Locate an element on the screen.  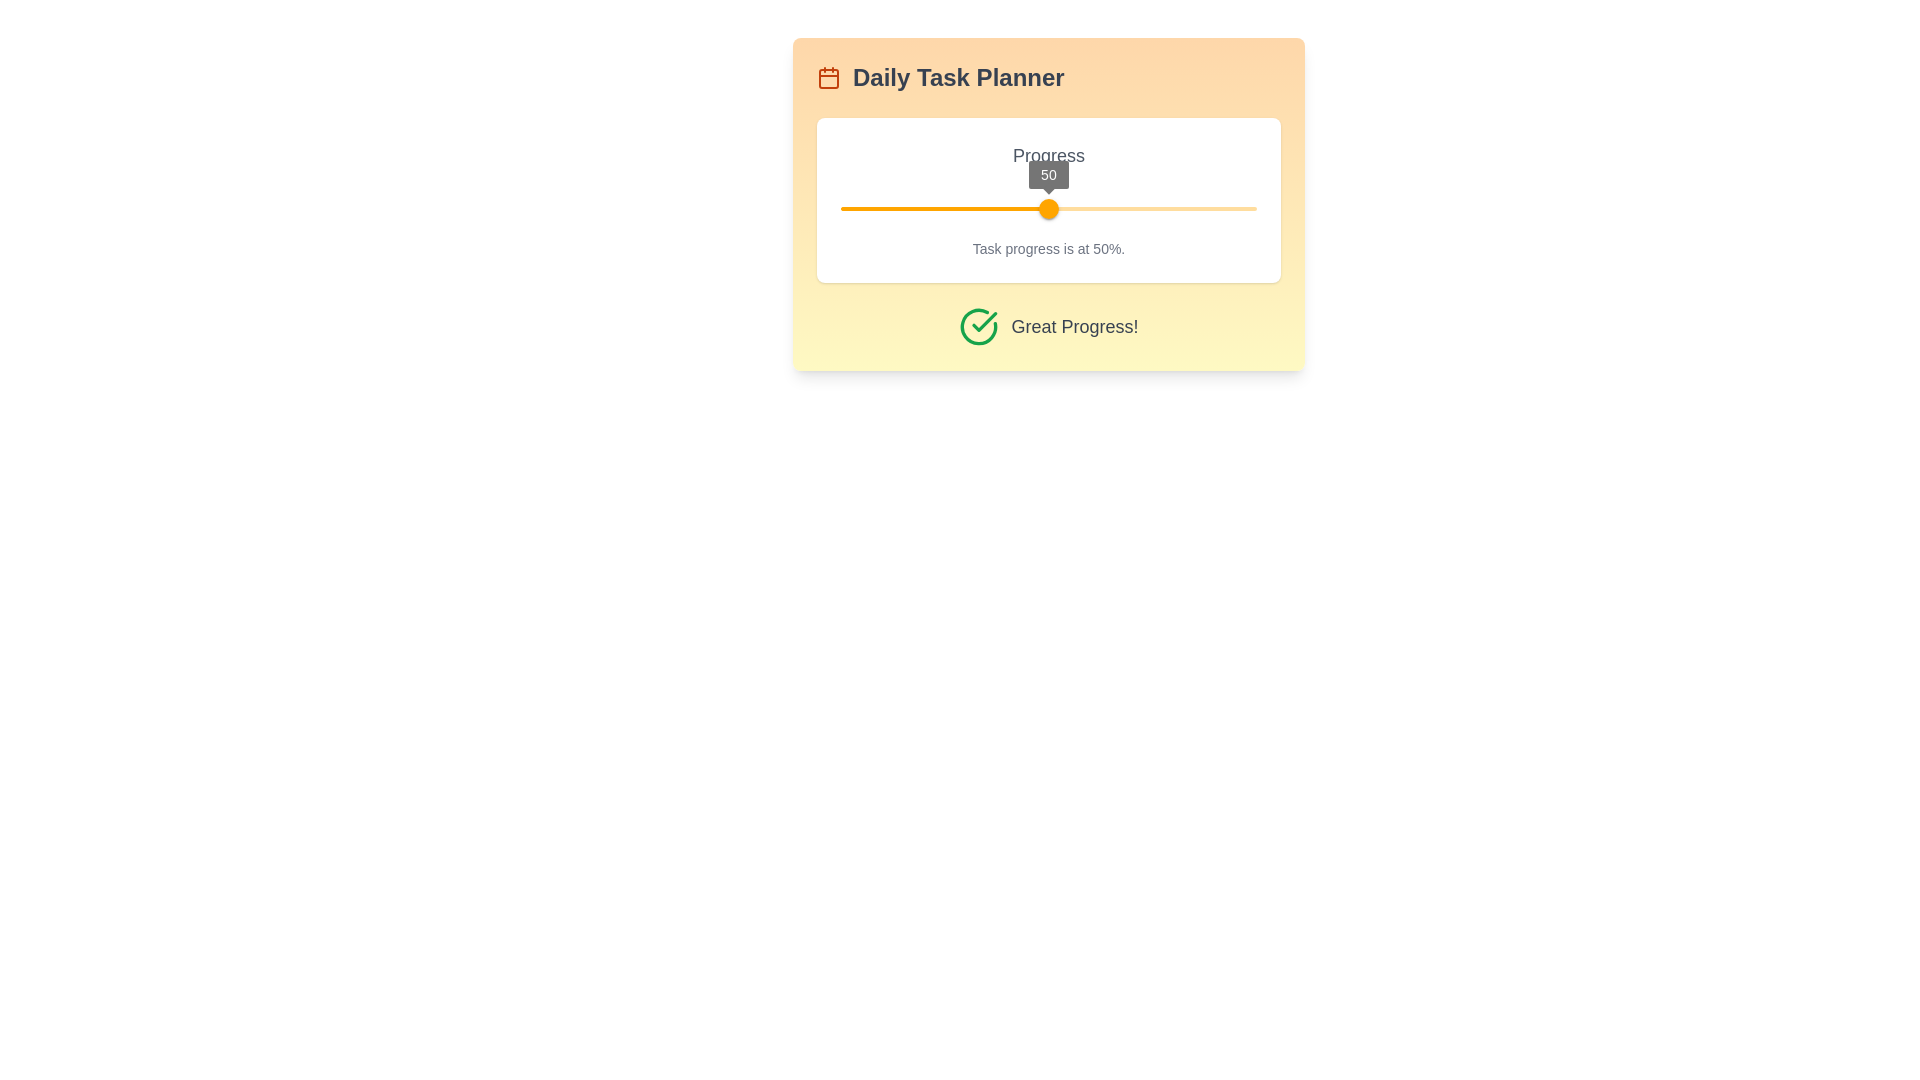
the progress value is located at coordinates (923, 208).